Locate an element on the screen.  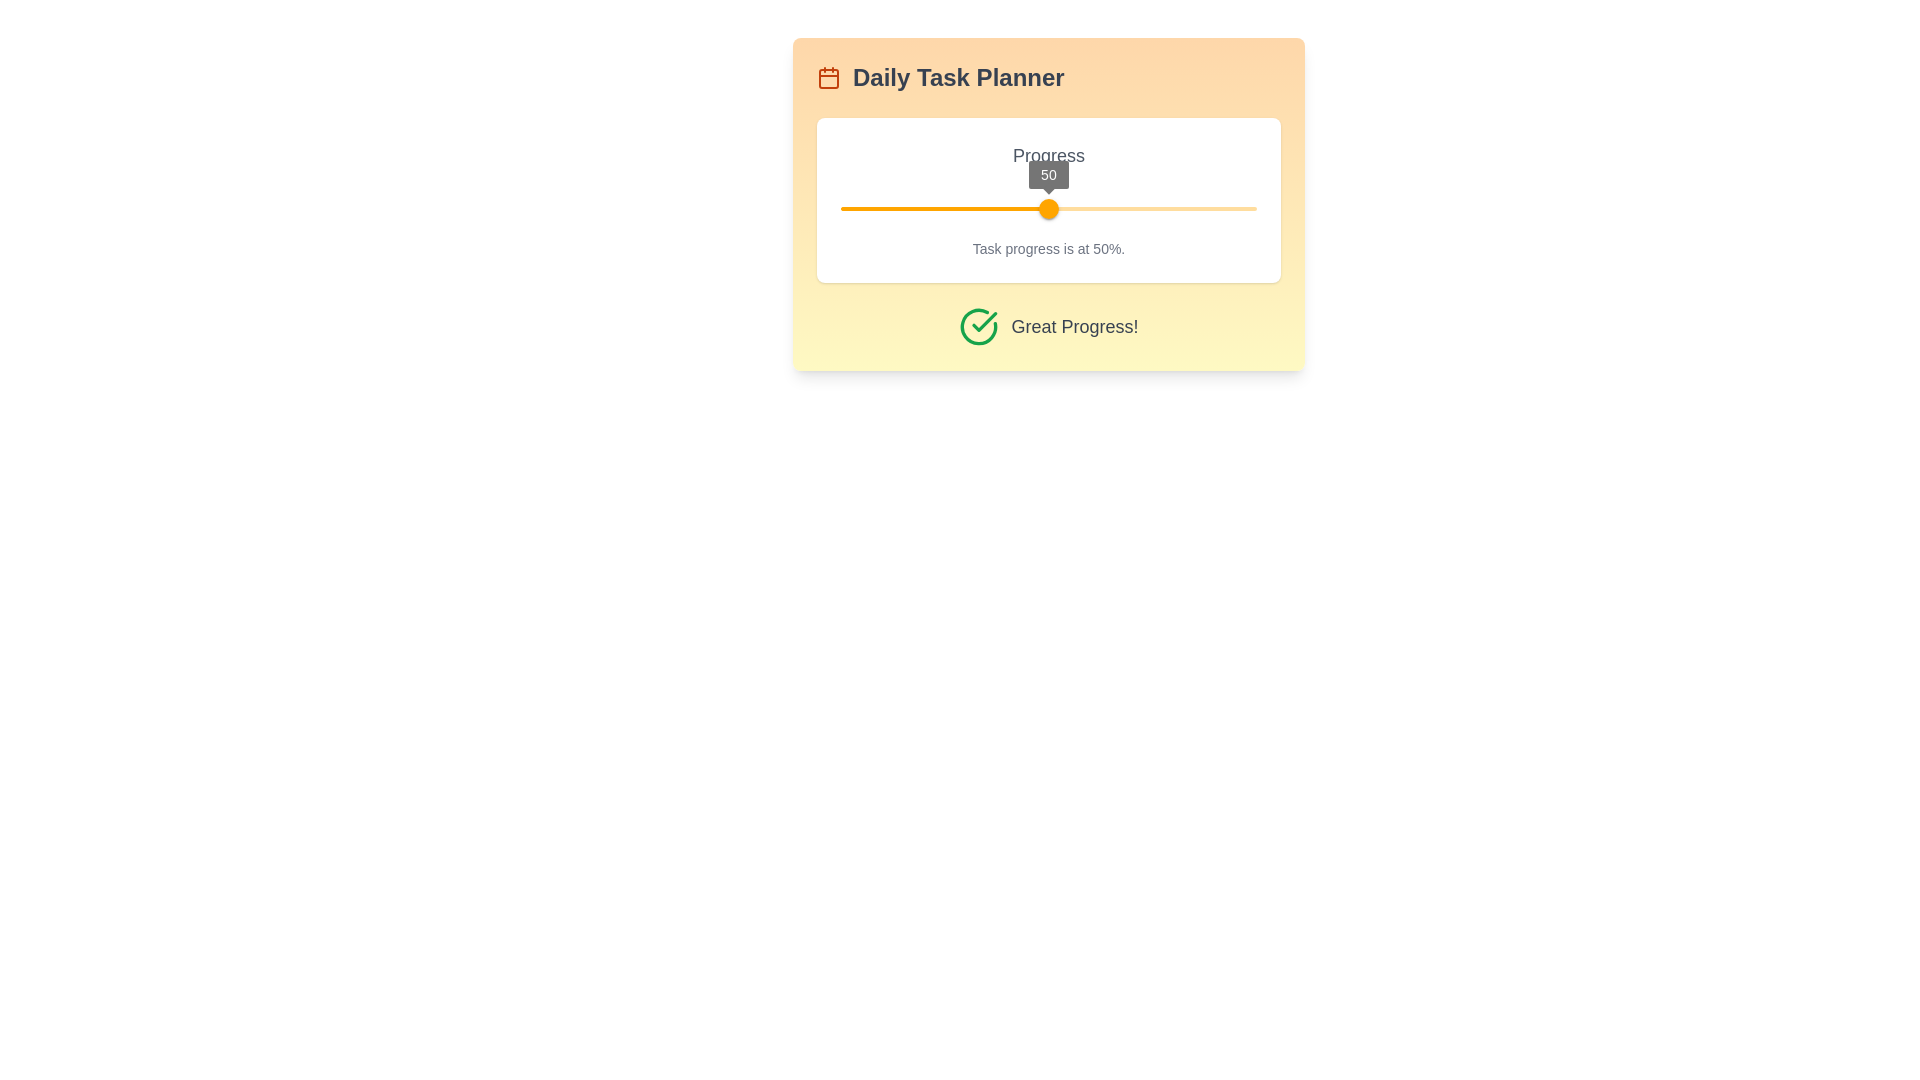
the progress value is located at coordinates (923, 208).